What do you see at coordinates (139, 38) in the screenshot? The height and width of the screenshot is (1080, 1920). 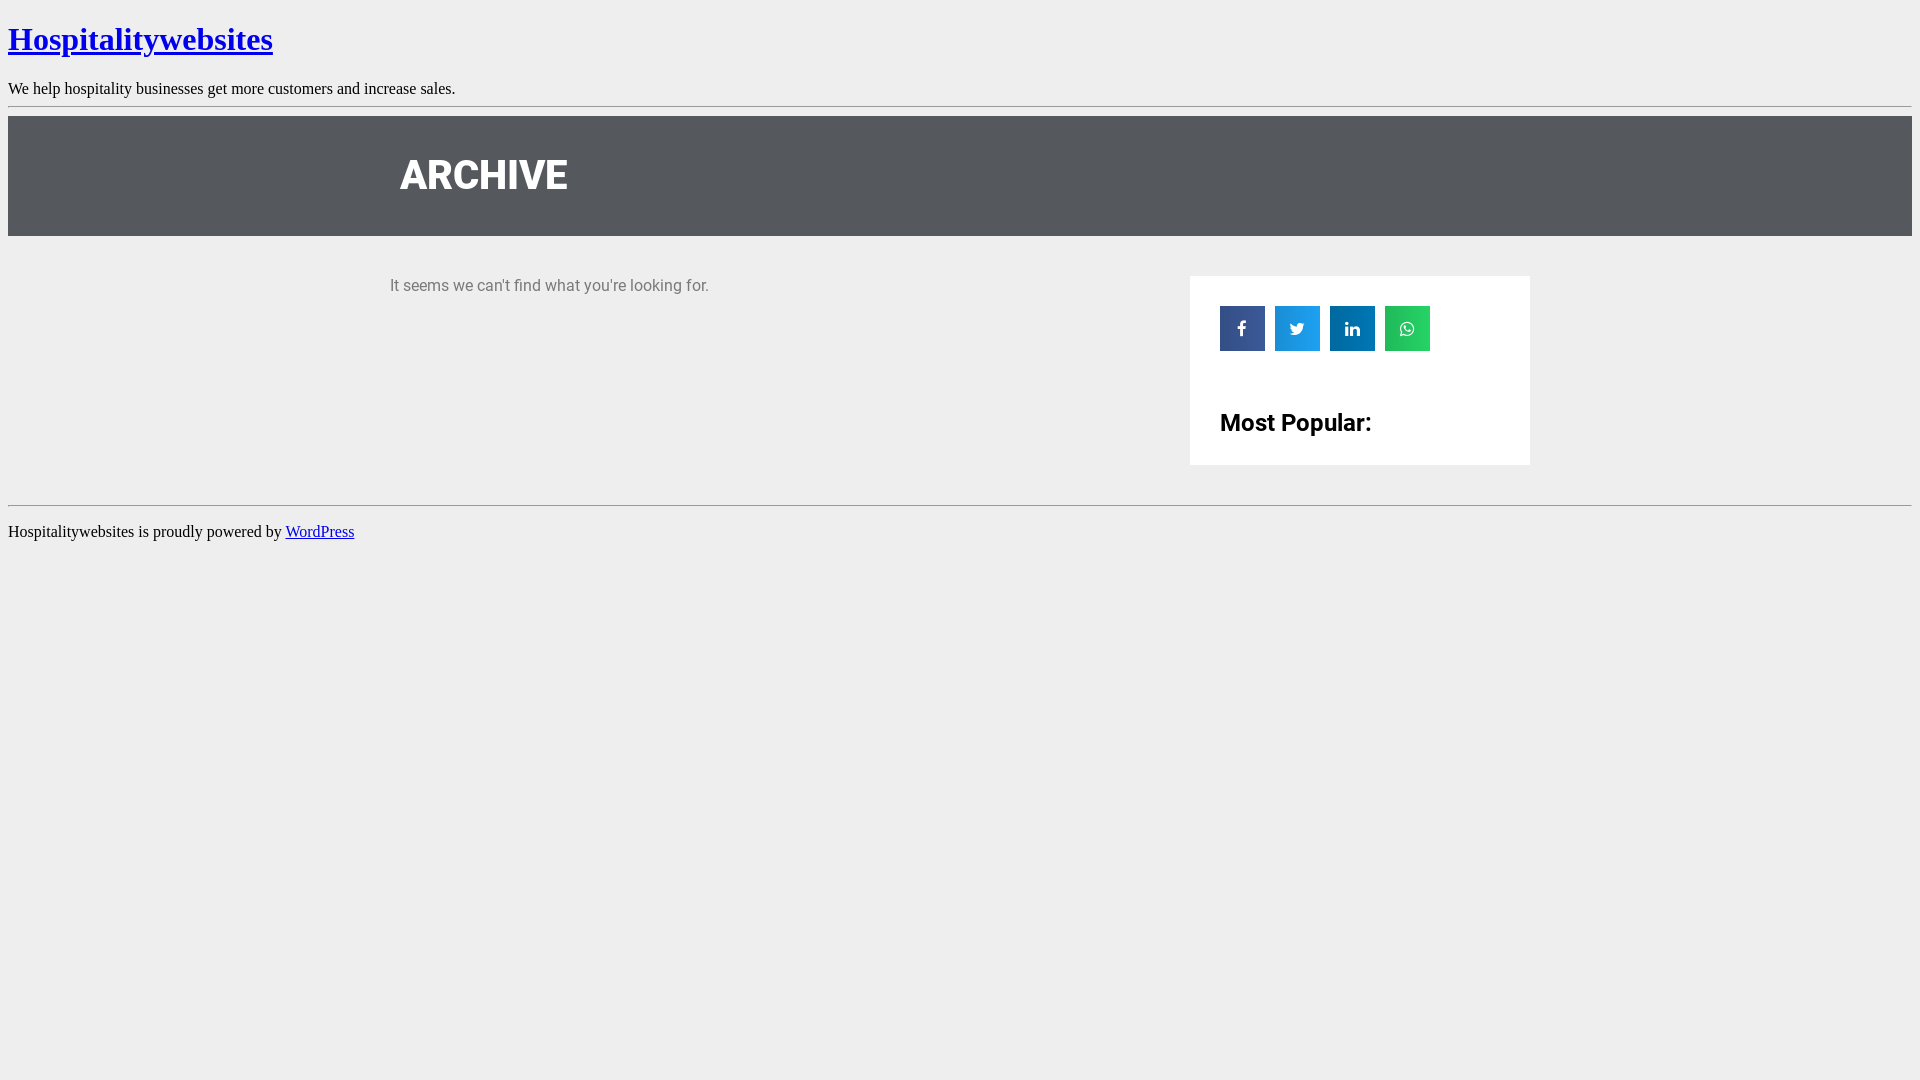 I see `'Hospitalitywebsites'` at bounding box center [139, 38].